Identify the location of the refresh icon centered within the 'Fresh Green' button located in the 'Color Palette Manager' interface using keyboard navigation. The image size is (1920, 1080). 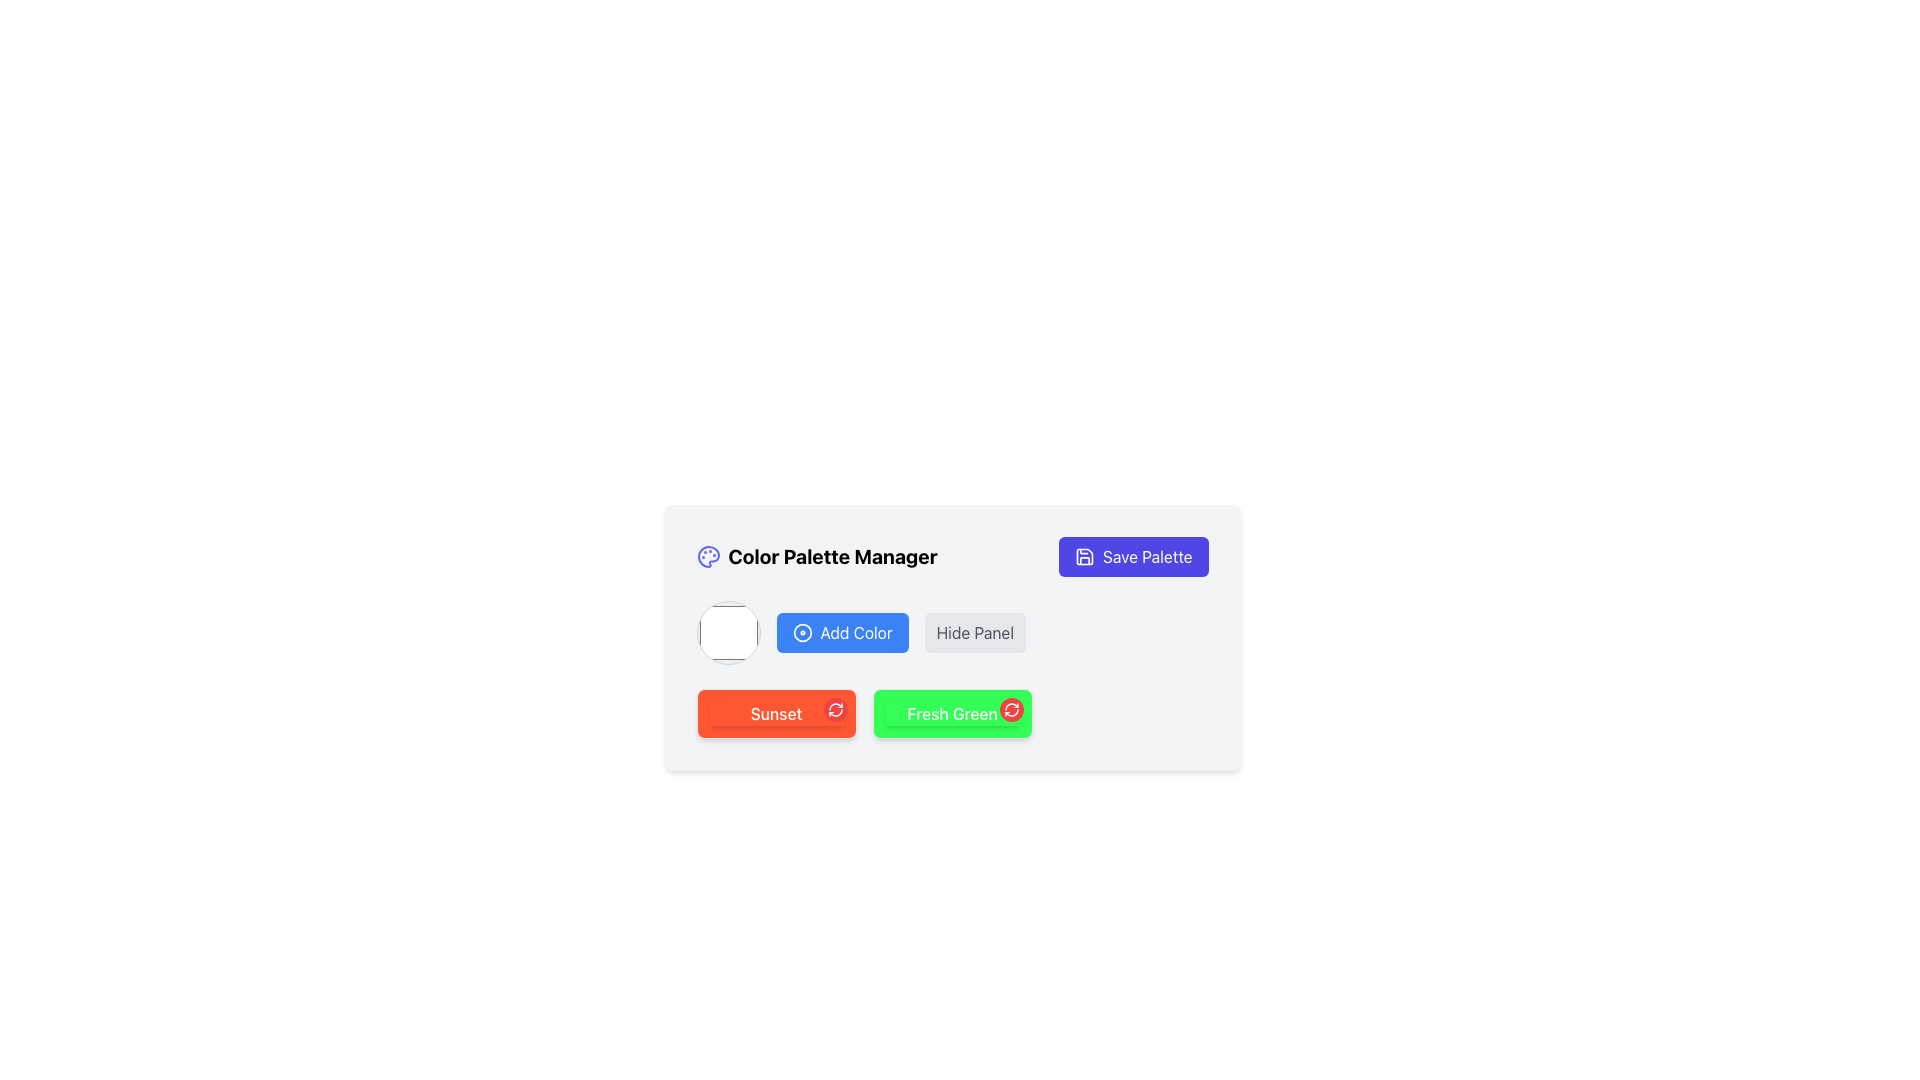
(1011, 708).